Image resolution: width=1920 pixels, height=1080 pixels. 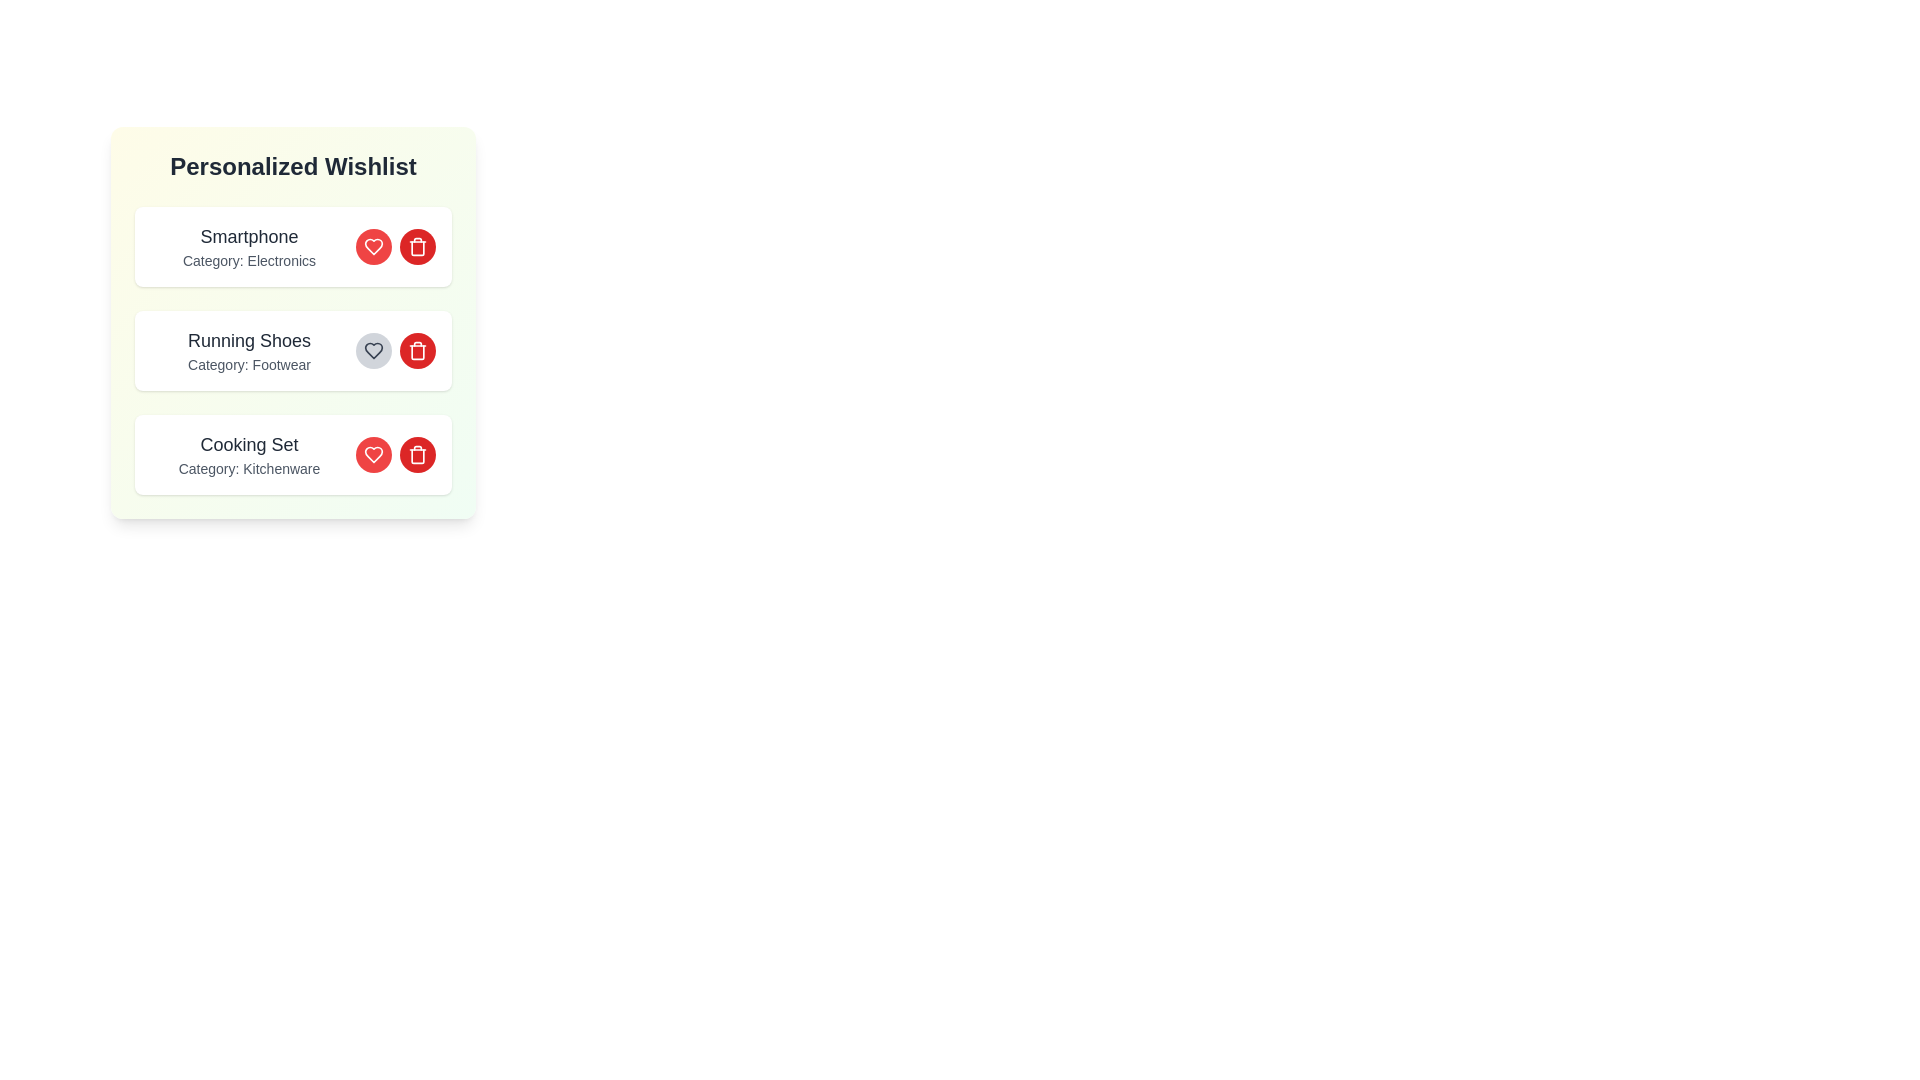 What do you see at coordinates (416, 350) in the screenshot?
I see `the delete button for the item with name Running Shoes` at bounding box center [416, 350].